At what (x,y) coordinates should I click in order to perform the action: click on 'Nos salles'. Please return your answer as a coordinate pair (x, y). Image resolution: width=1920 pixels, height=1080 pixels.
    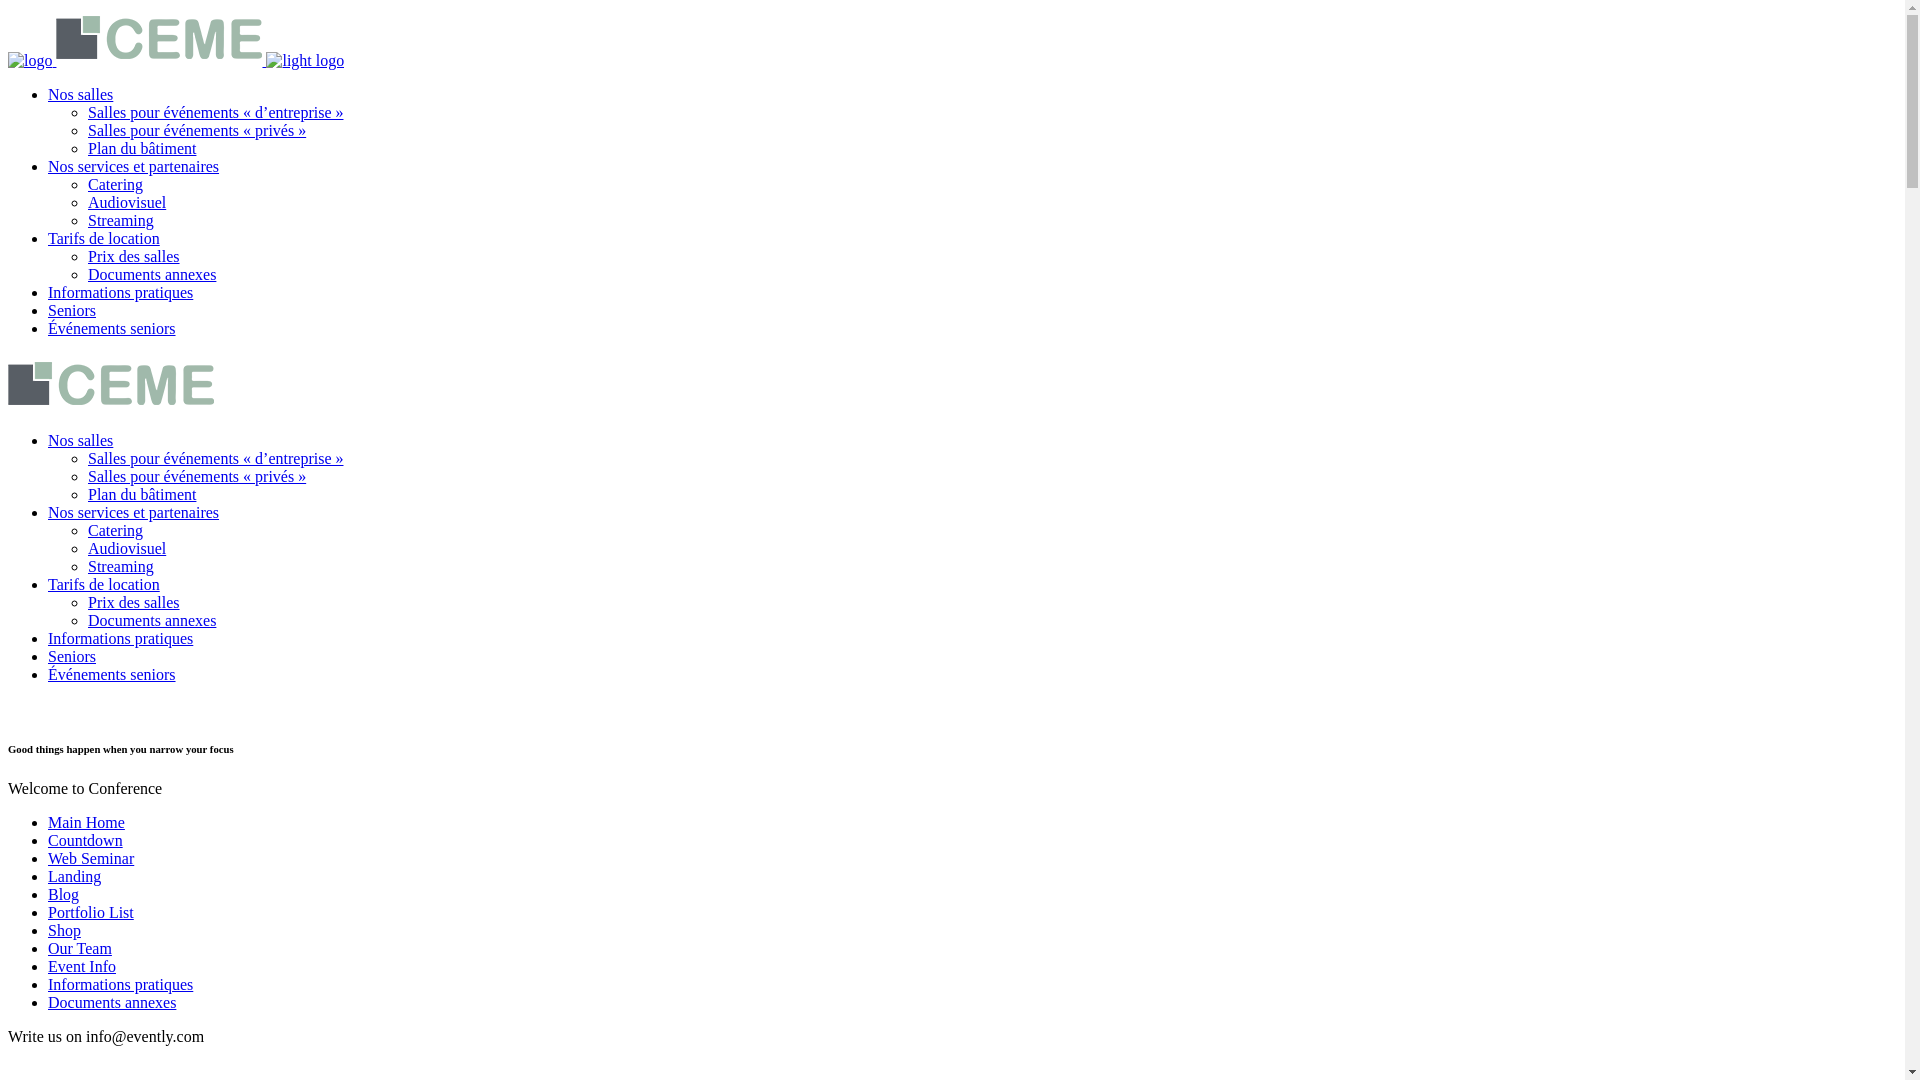
    Looking at the image, I should click on (48, 94).